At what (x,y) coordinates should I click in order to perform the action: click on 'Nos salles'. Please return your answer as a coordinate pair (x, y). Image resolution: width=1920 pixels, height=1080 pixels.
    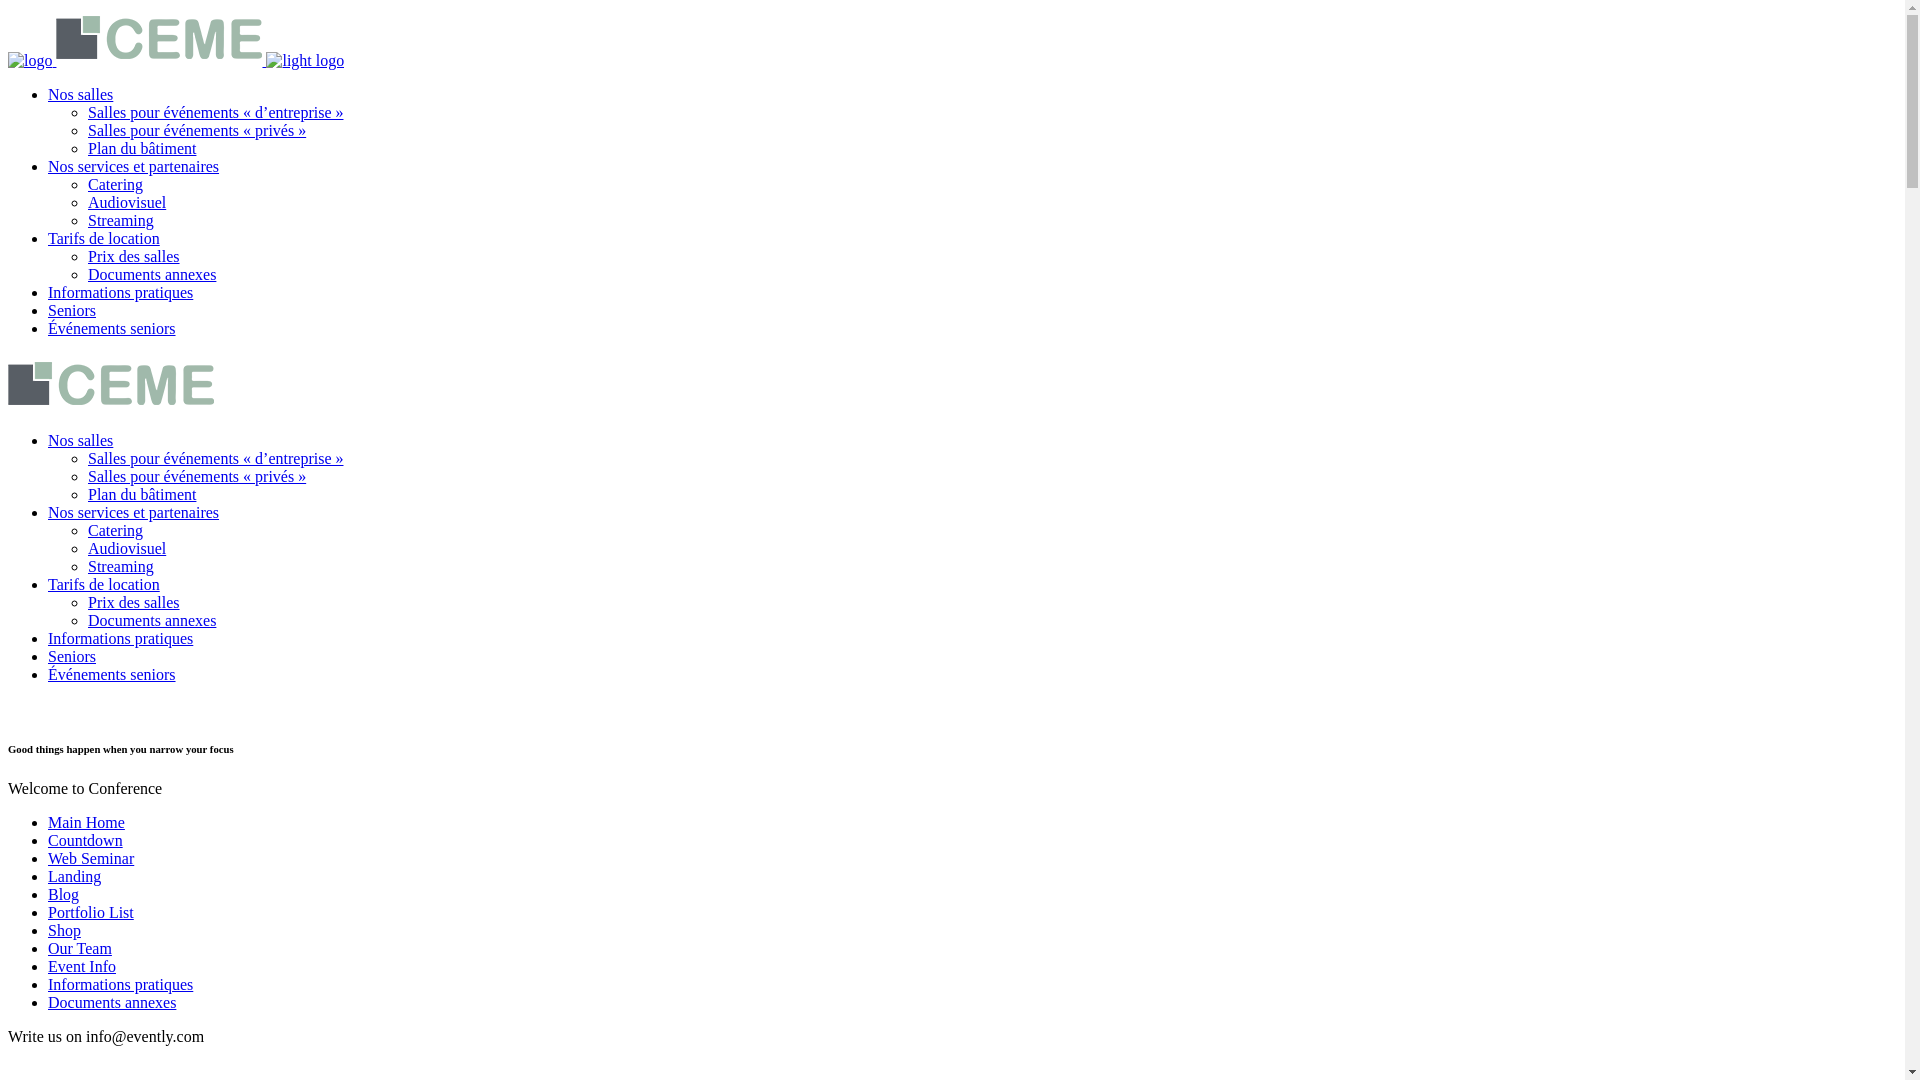
    Looking at the image, I should click on (48, 94).